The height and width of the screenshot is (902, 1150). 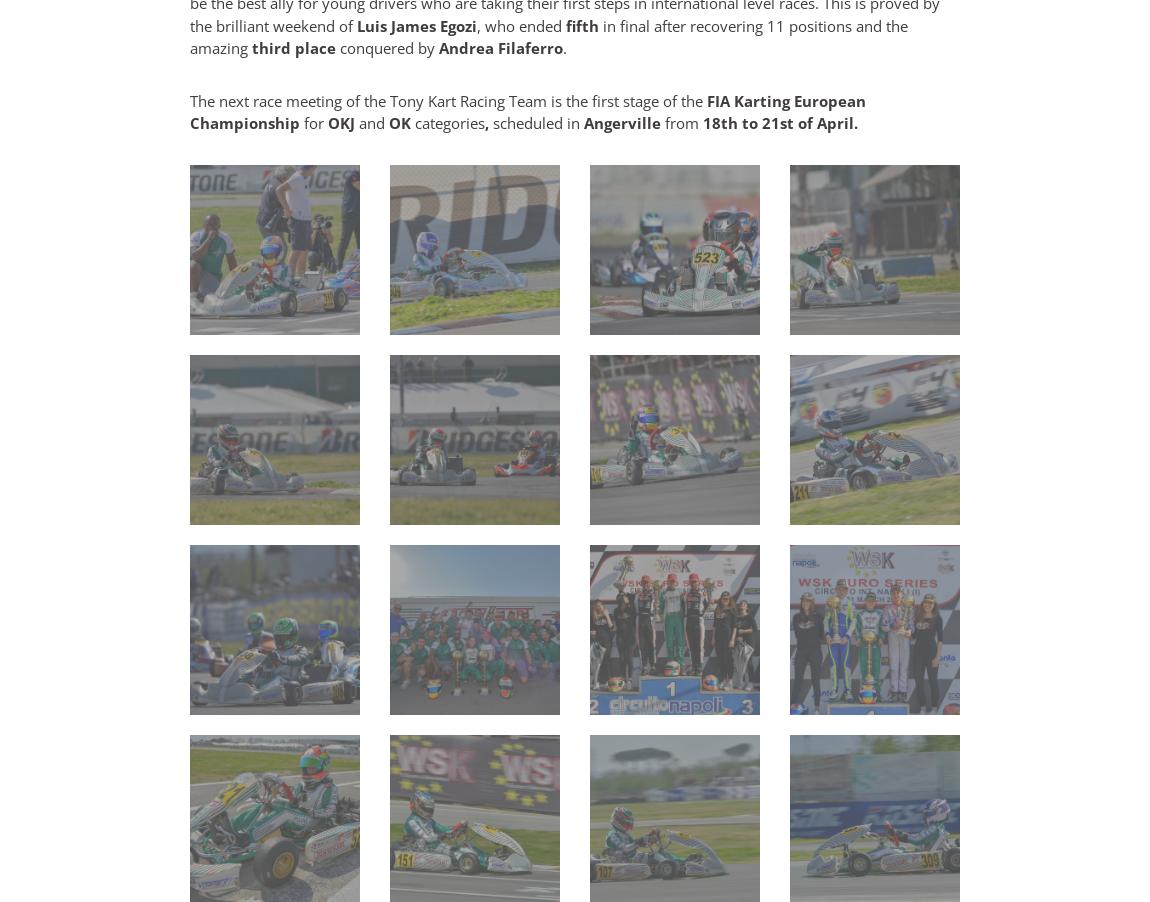 I want to click on 'Andrea Filaferro', so click(x=501, y=46).